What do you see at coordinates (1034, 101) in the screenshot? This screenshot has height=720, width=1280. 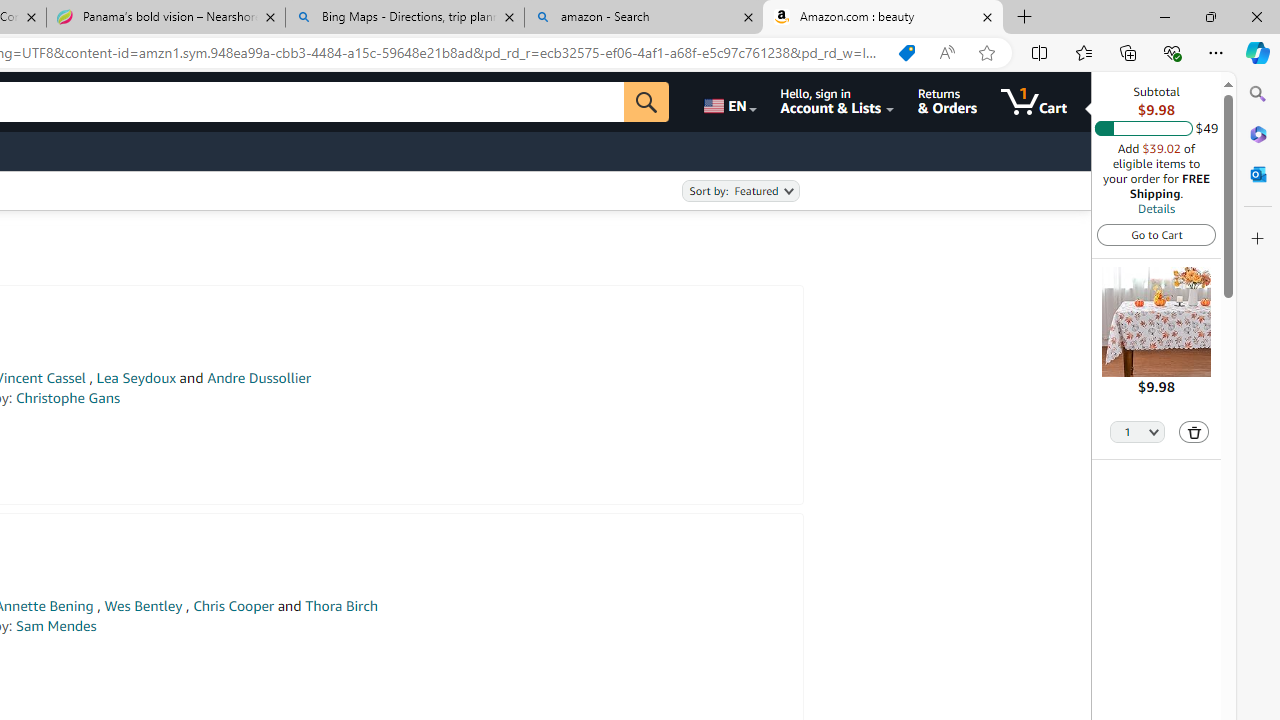 I see `'1 item in cart'` at bounding box center [1034, 101].